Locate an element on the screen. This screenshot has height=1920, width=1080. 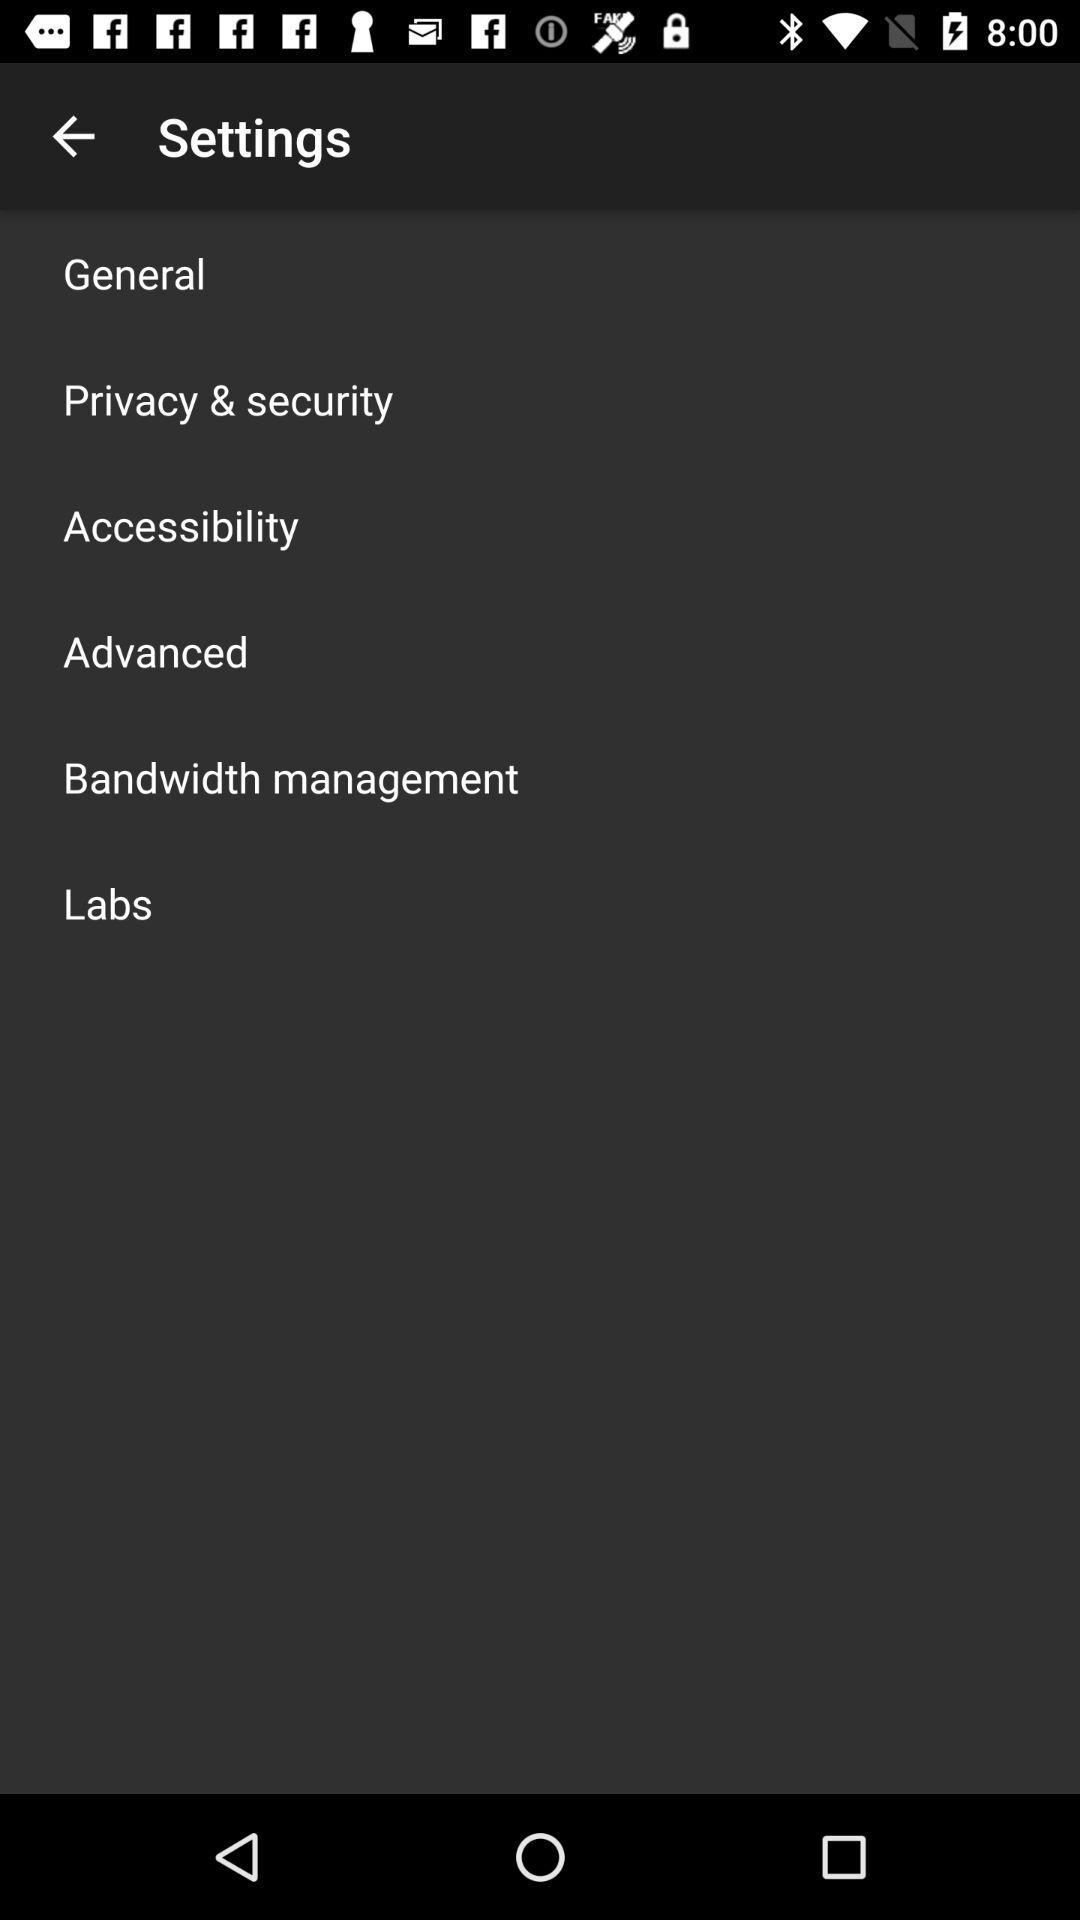
item to the left of settings icon is located at coordinates (72, 135).